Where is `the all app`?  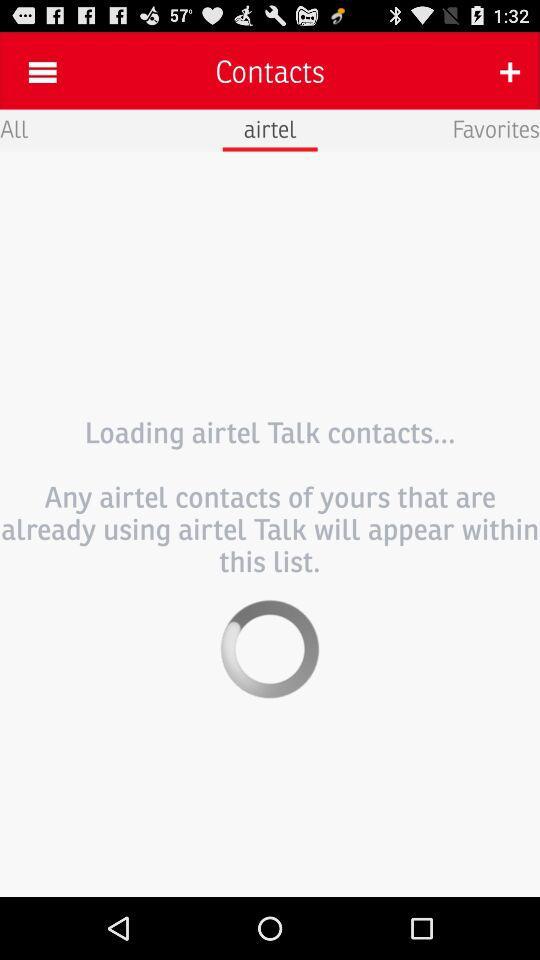
the all app is located at coordinates (13, 127).